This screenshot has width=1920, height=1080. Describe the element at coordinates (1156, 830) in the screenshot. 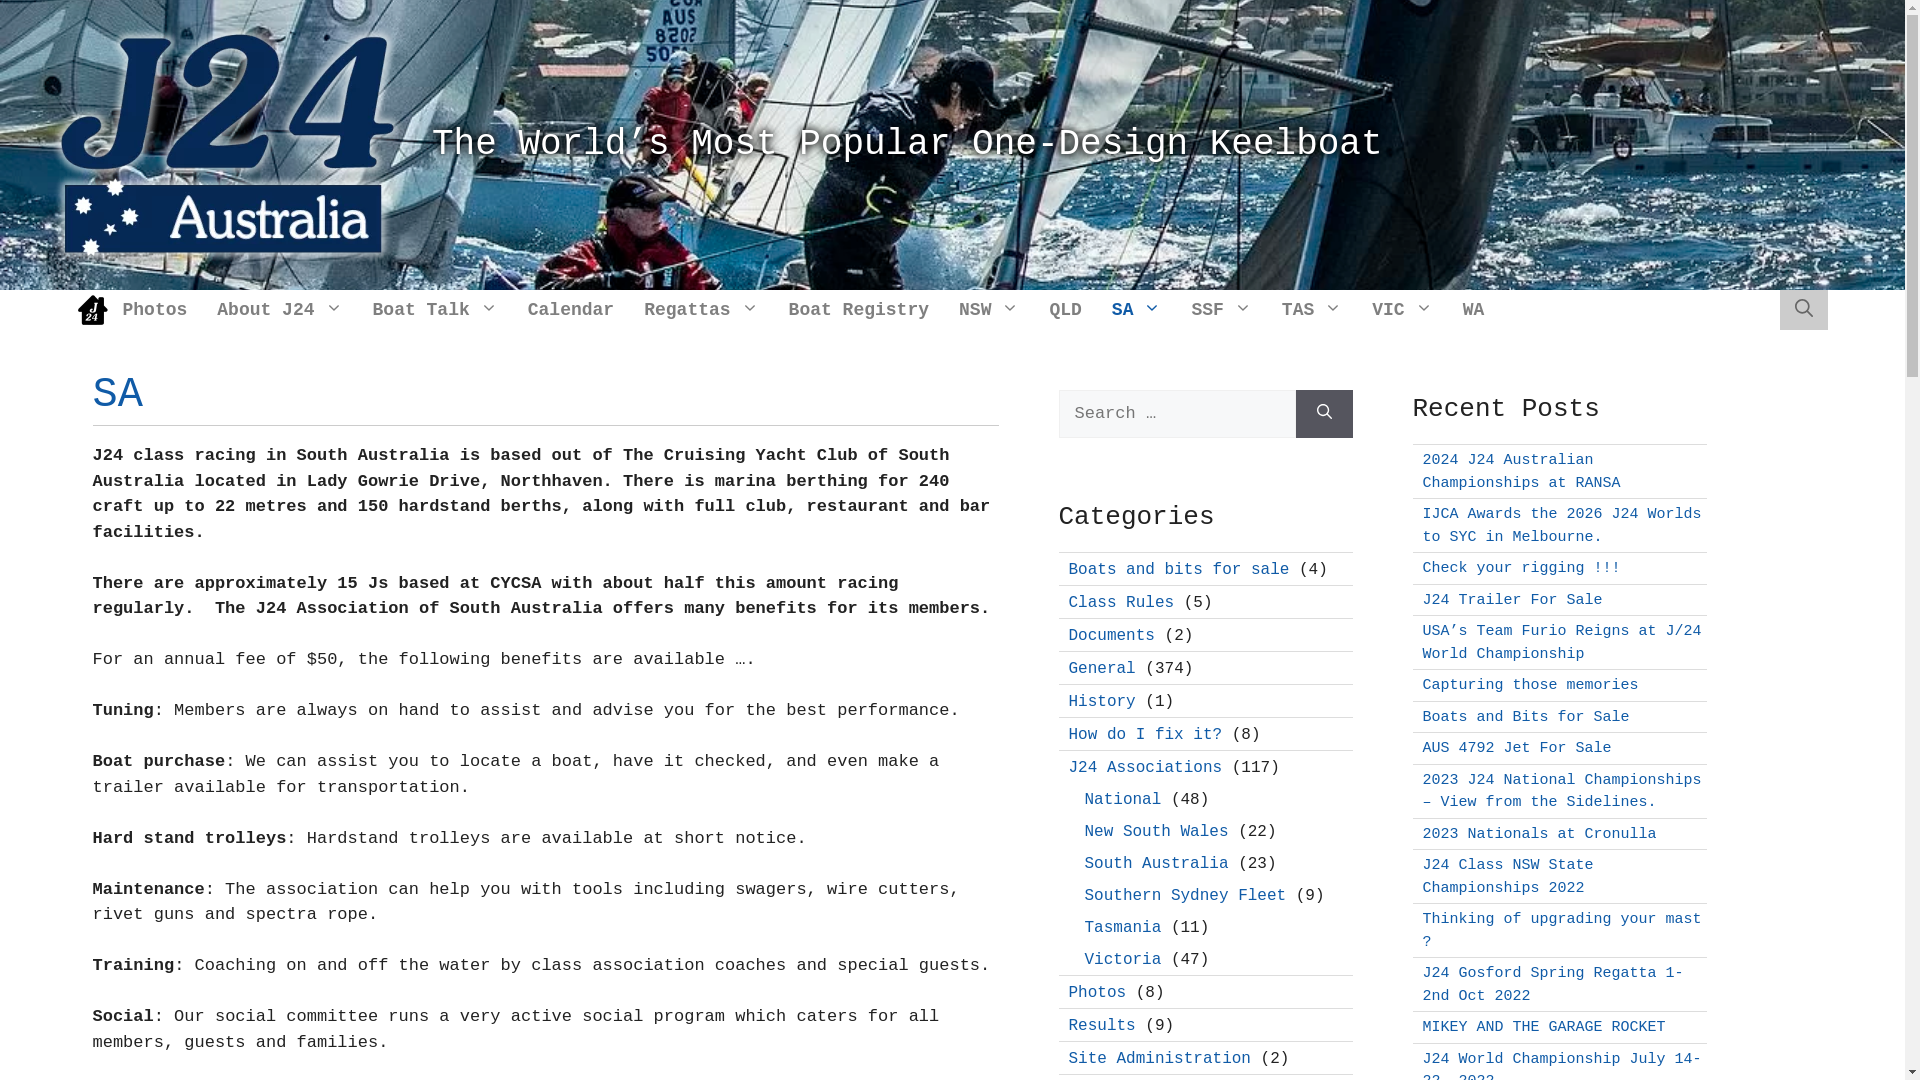

I see `'New South Wales'` at that location.